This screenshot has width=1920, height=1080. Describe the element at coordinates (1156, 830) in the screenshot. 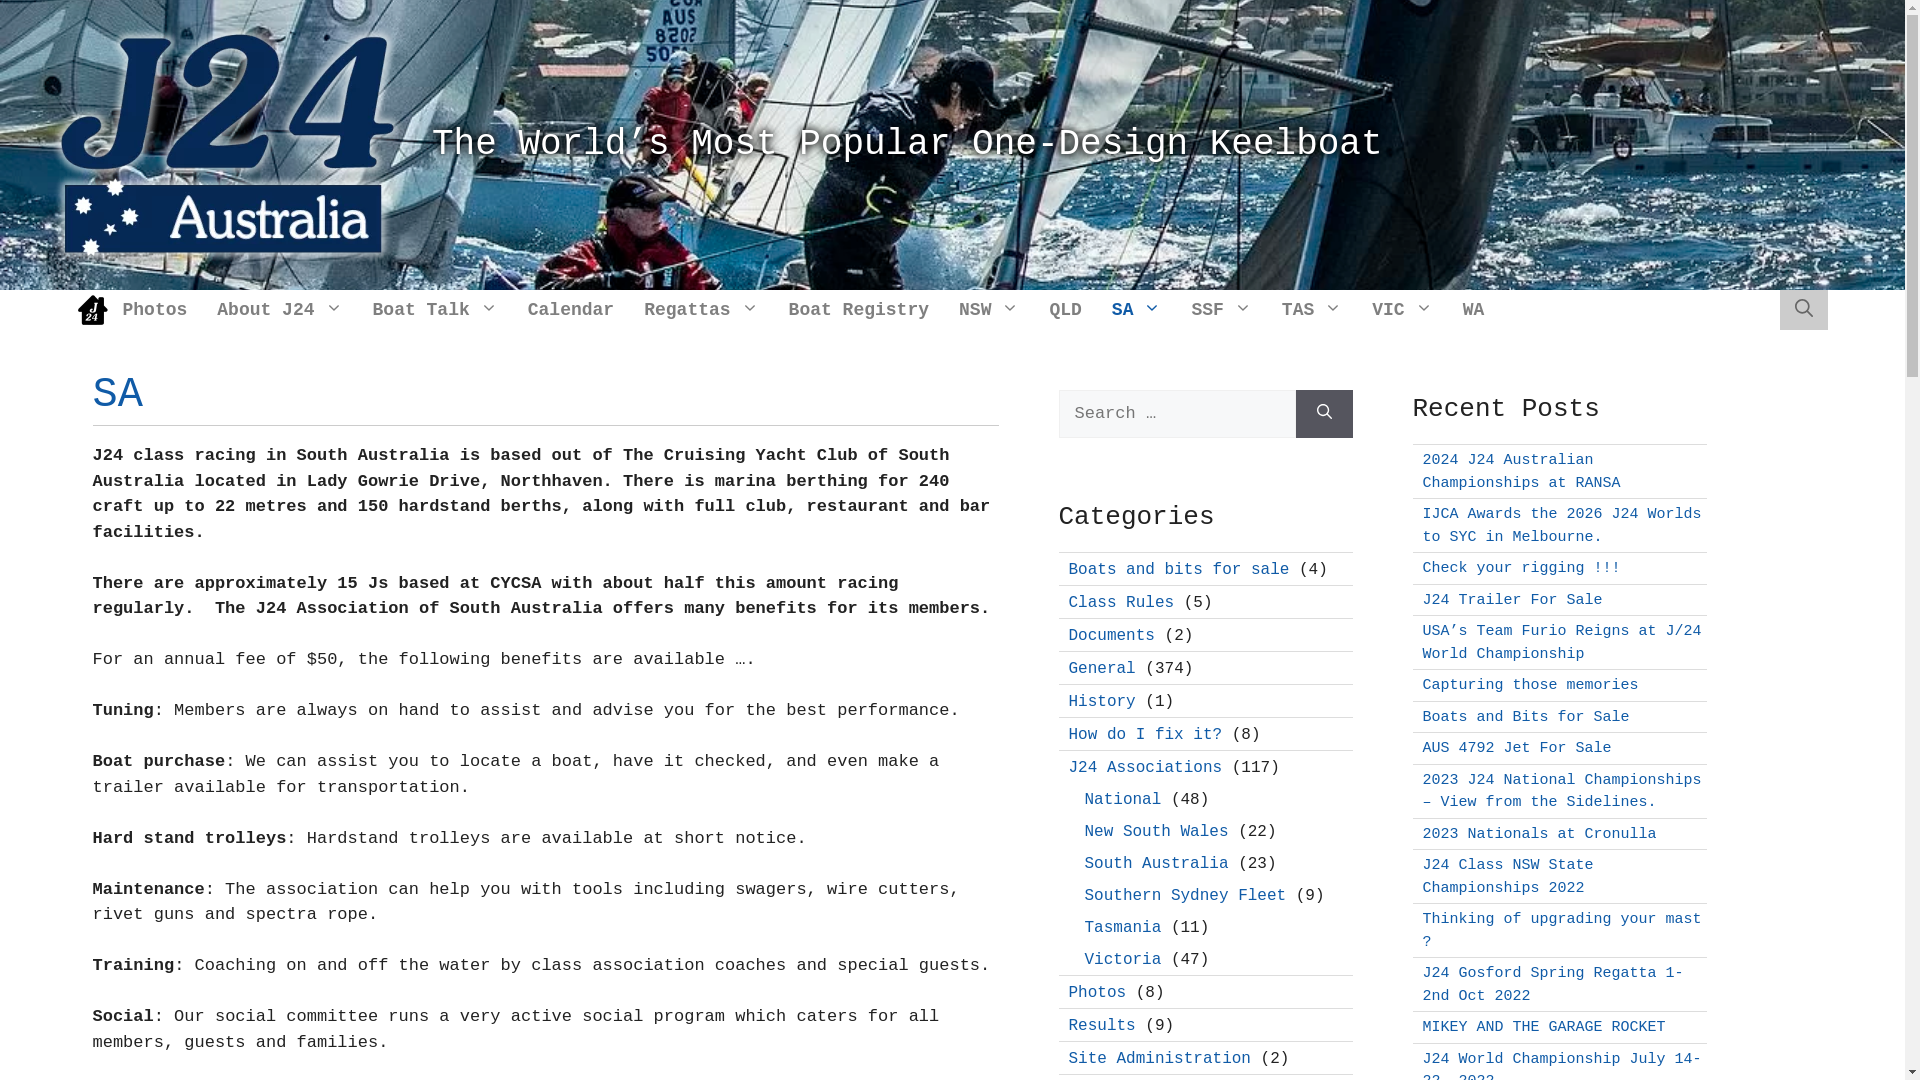

I see `'New South Wales'` at that location.